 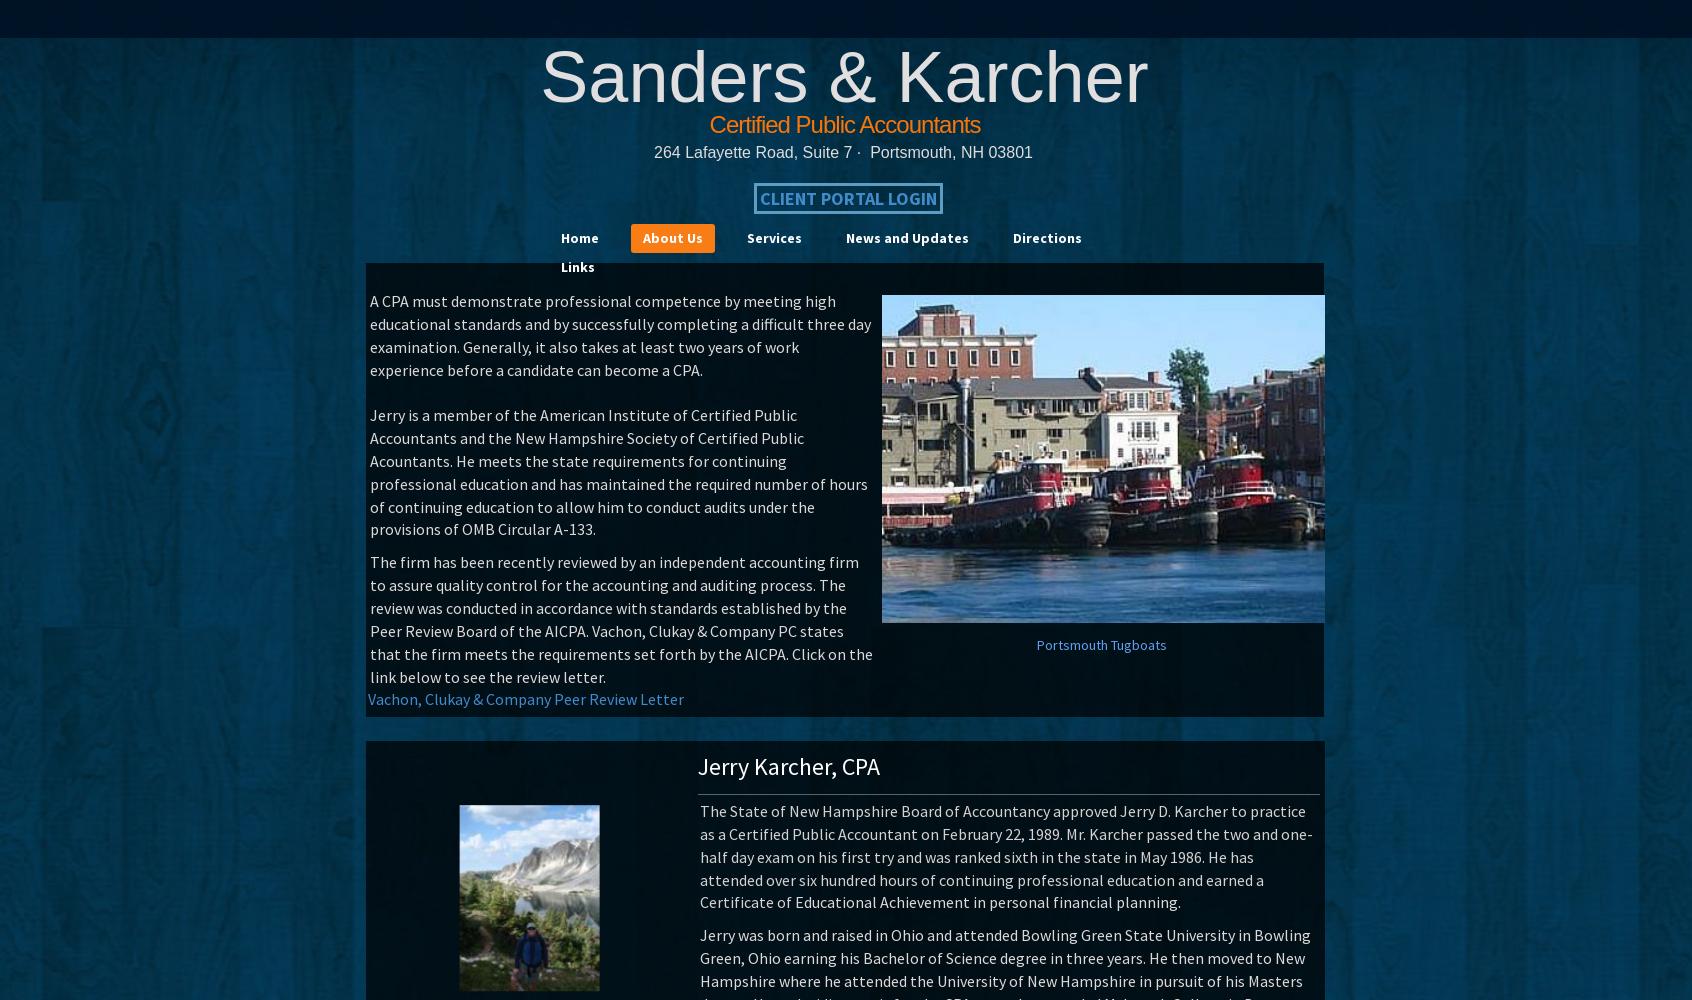 I want to click on 'CLIENT PORTAL LOGIN', so click(x=847, y=197).